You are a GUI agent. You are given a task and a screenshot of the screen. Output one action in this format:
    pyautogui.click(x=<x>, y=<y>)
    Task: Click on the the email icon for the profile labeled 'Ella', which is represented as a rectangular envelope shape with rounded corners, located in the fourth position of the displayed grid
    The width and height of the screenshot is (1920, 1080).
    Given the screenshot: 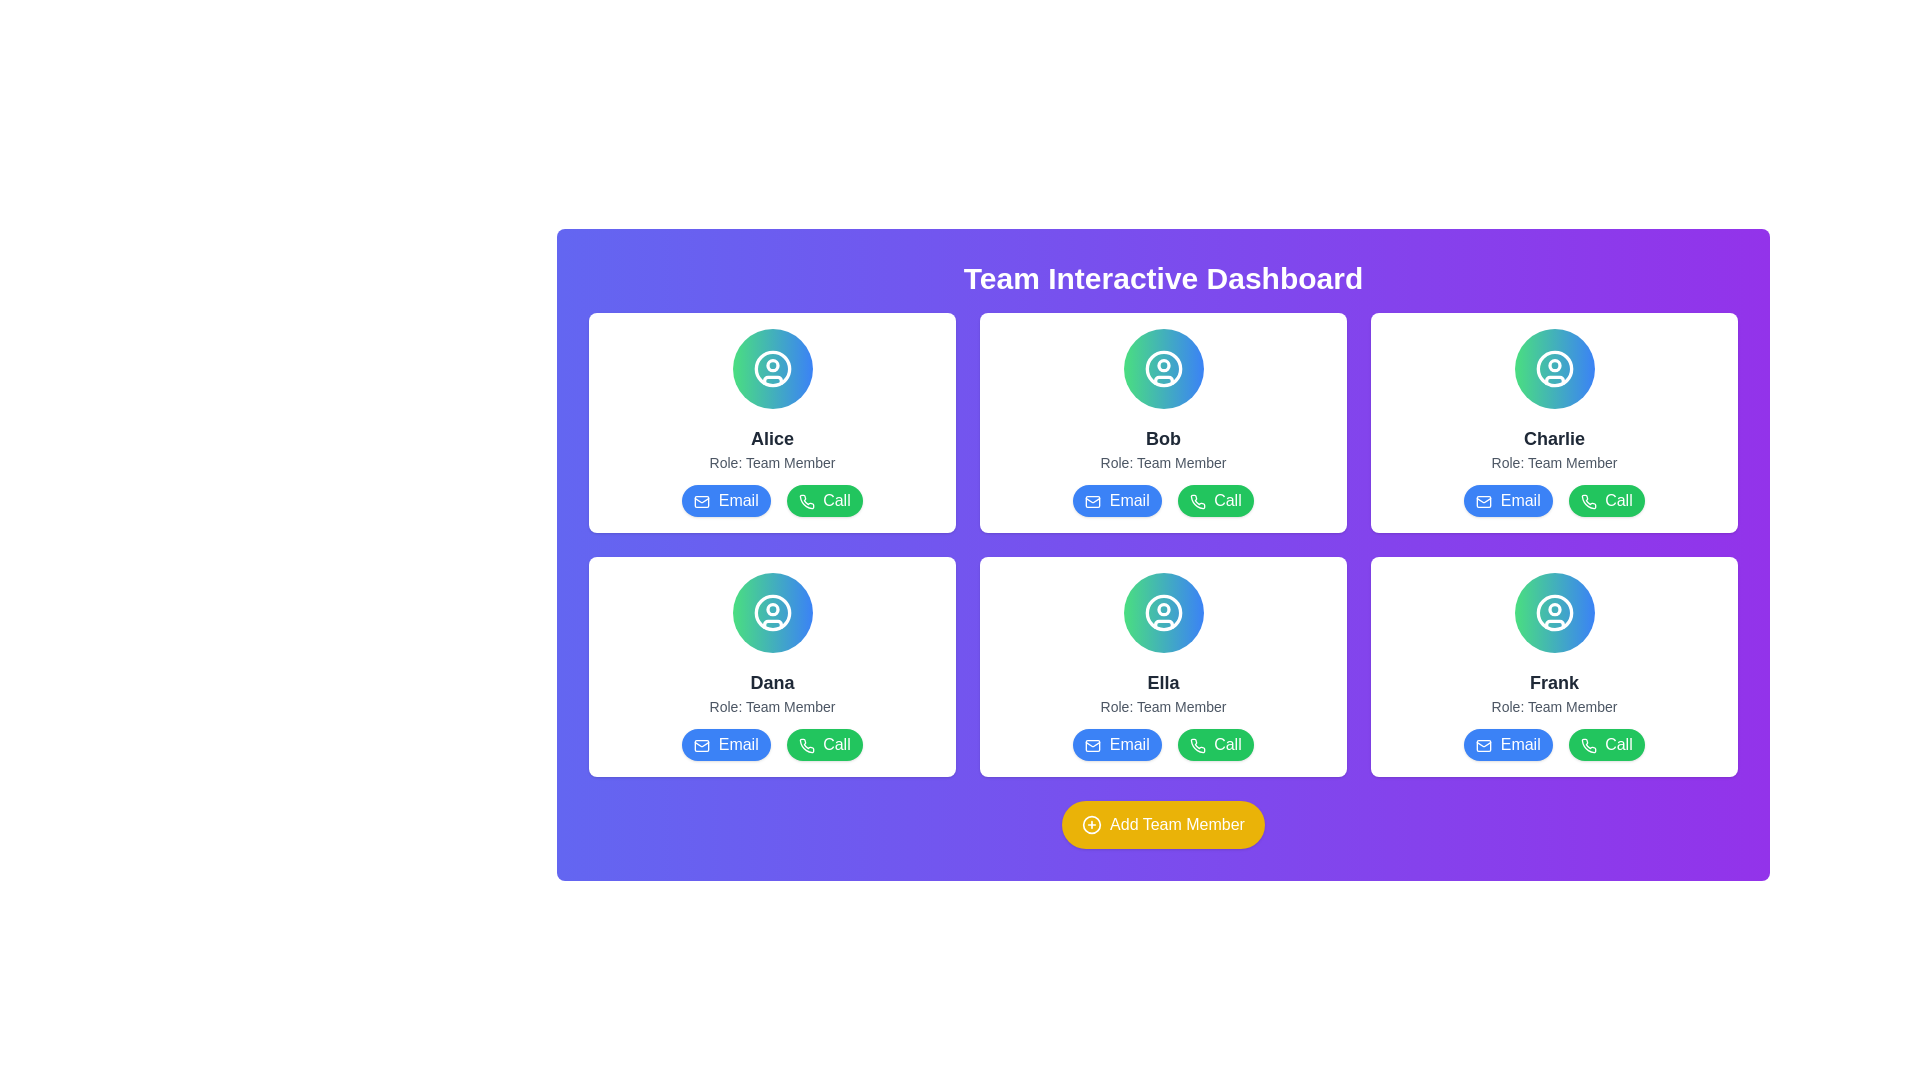 What is the action you would take?
    pyautogui.click(x=1092, y=745)
    